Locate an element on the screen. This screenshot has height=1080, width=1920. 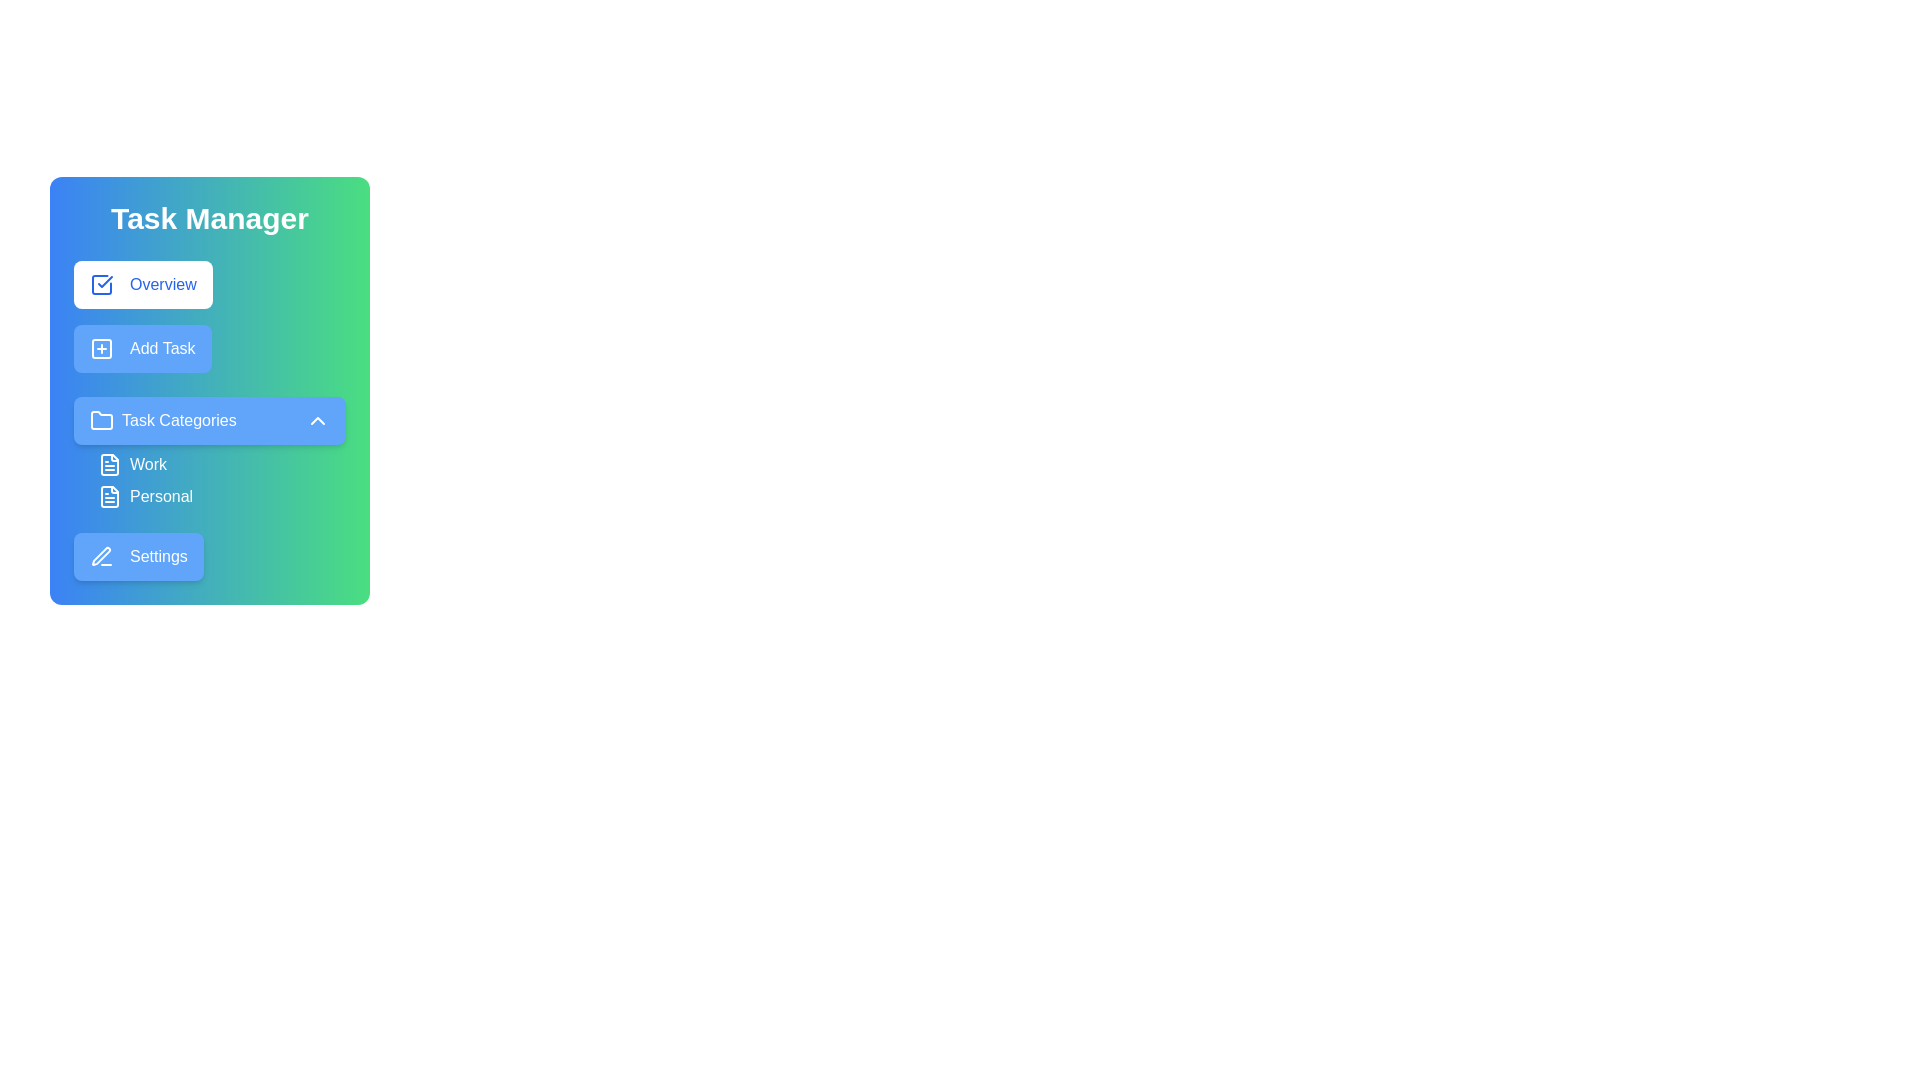
the 'Overview' button located in the left sidebar panel of the 'Task Manager' is located at coordinates (142, 285).